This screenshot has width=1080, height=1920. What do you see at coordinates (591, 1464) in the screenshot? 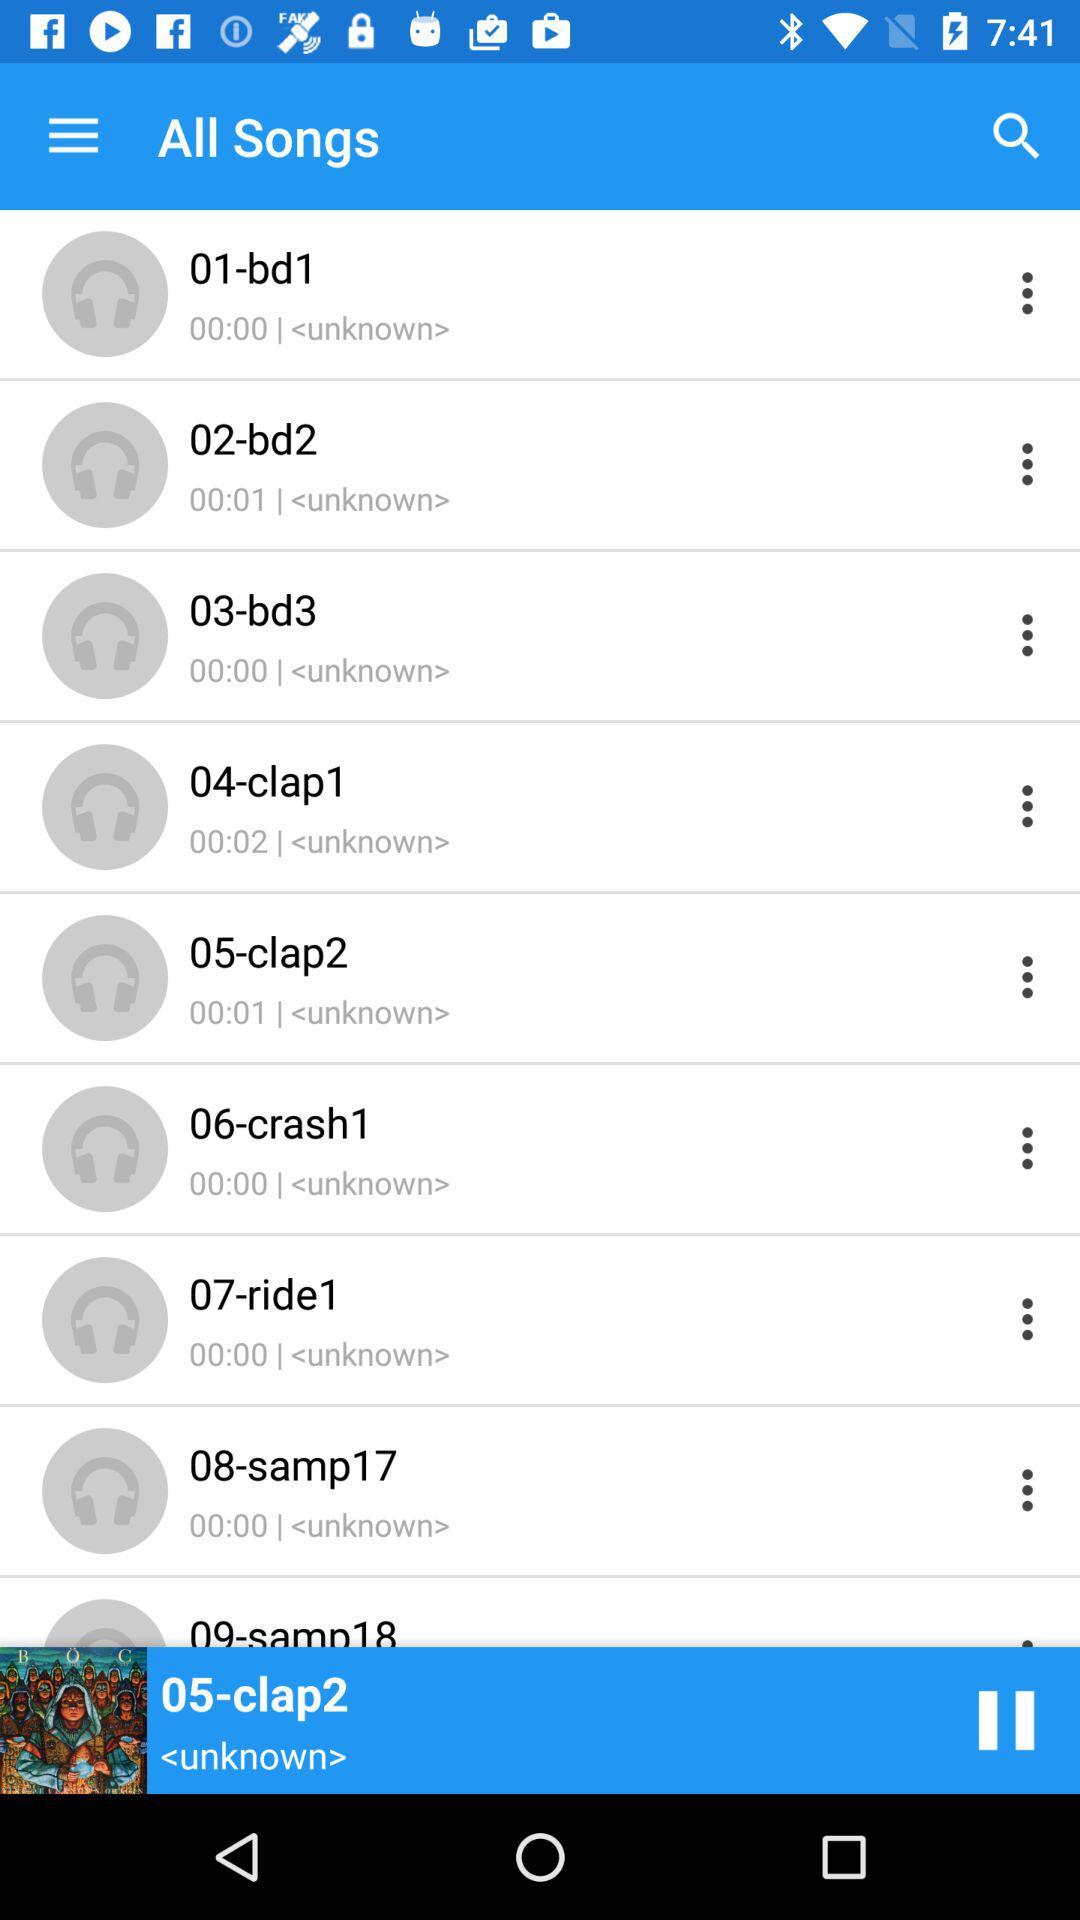
I see `08-samp17 icon` at bounding box center [591, 1464].